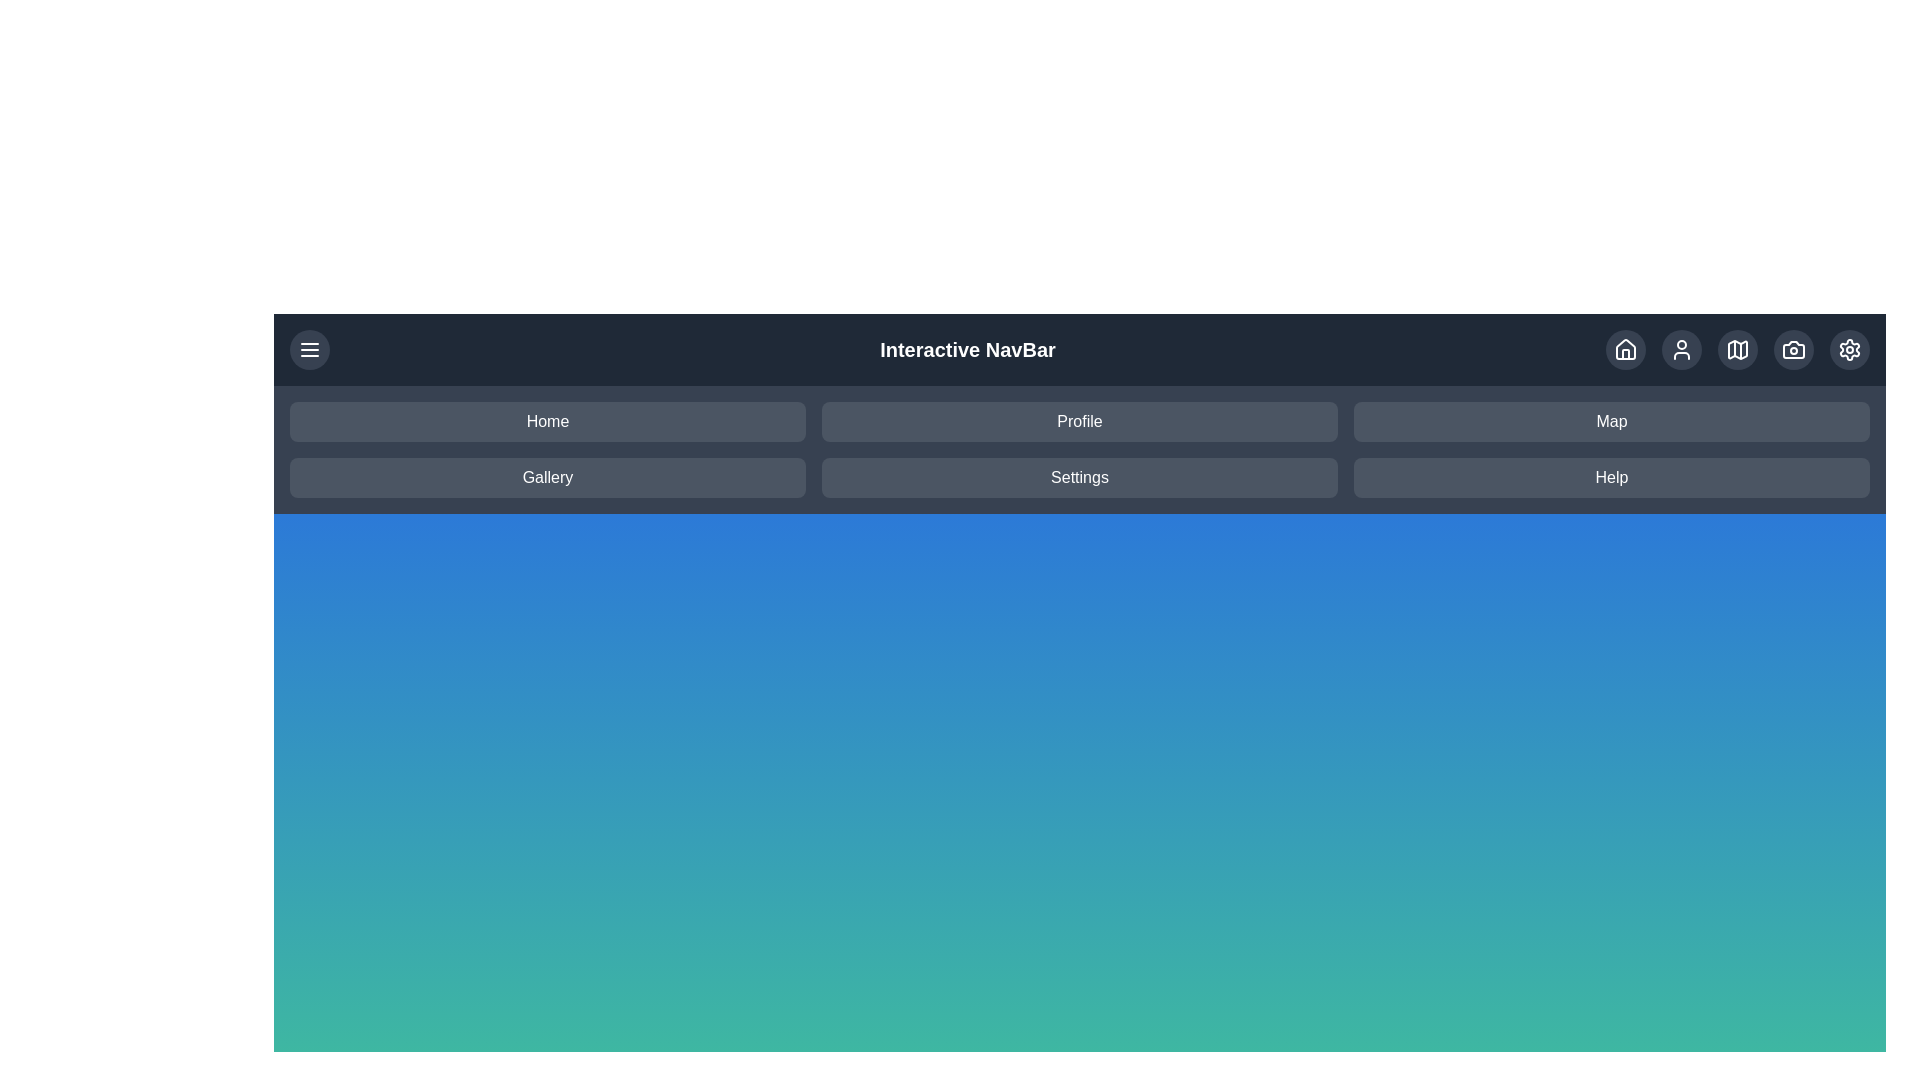 The height and width of the screenshot is (1080, 1920). What do you see at coordinates (1079, 420) in the screenshot?
I see `the menu item labeled Profile` at bounding box center [1079, 420].